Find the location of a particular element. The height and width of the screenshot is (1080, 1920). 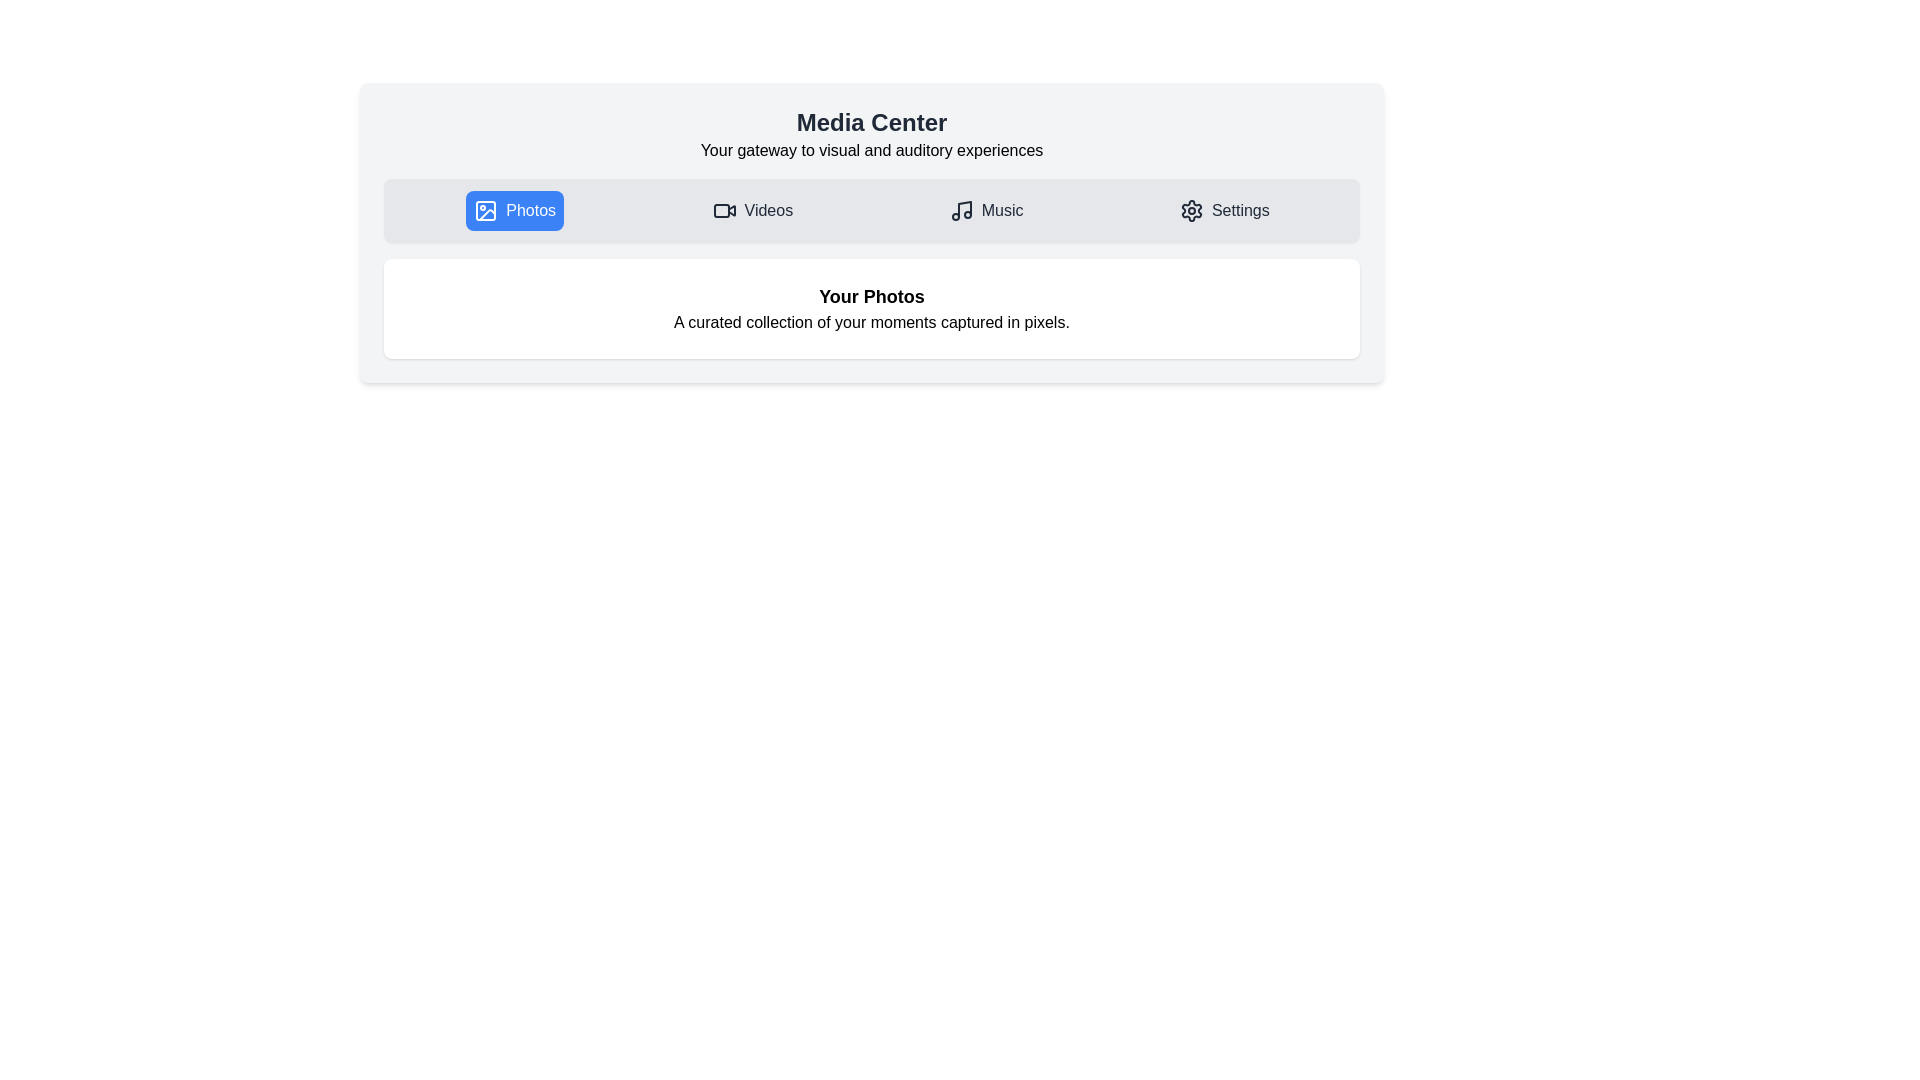

text phrase 'Your gateway to visual and auditory experiences' located beneath the bold header 'Media Center' in the main centered section of the webpage is located at coordinates (872, 149).